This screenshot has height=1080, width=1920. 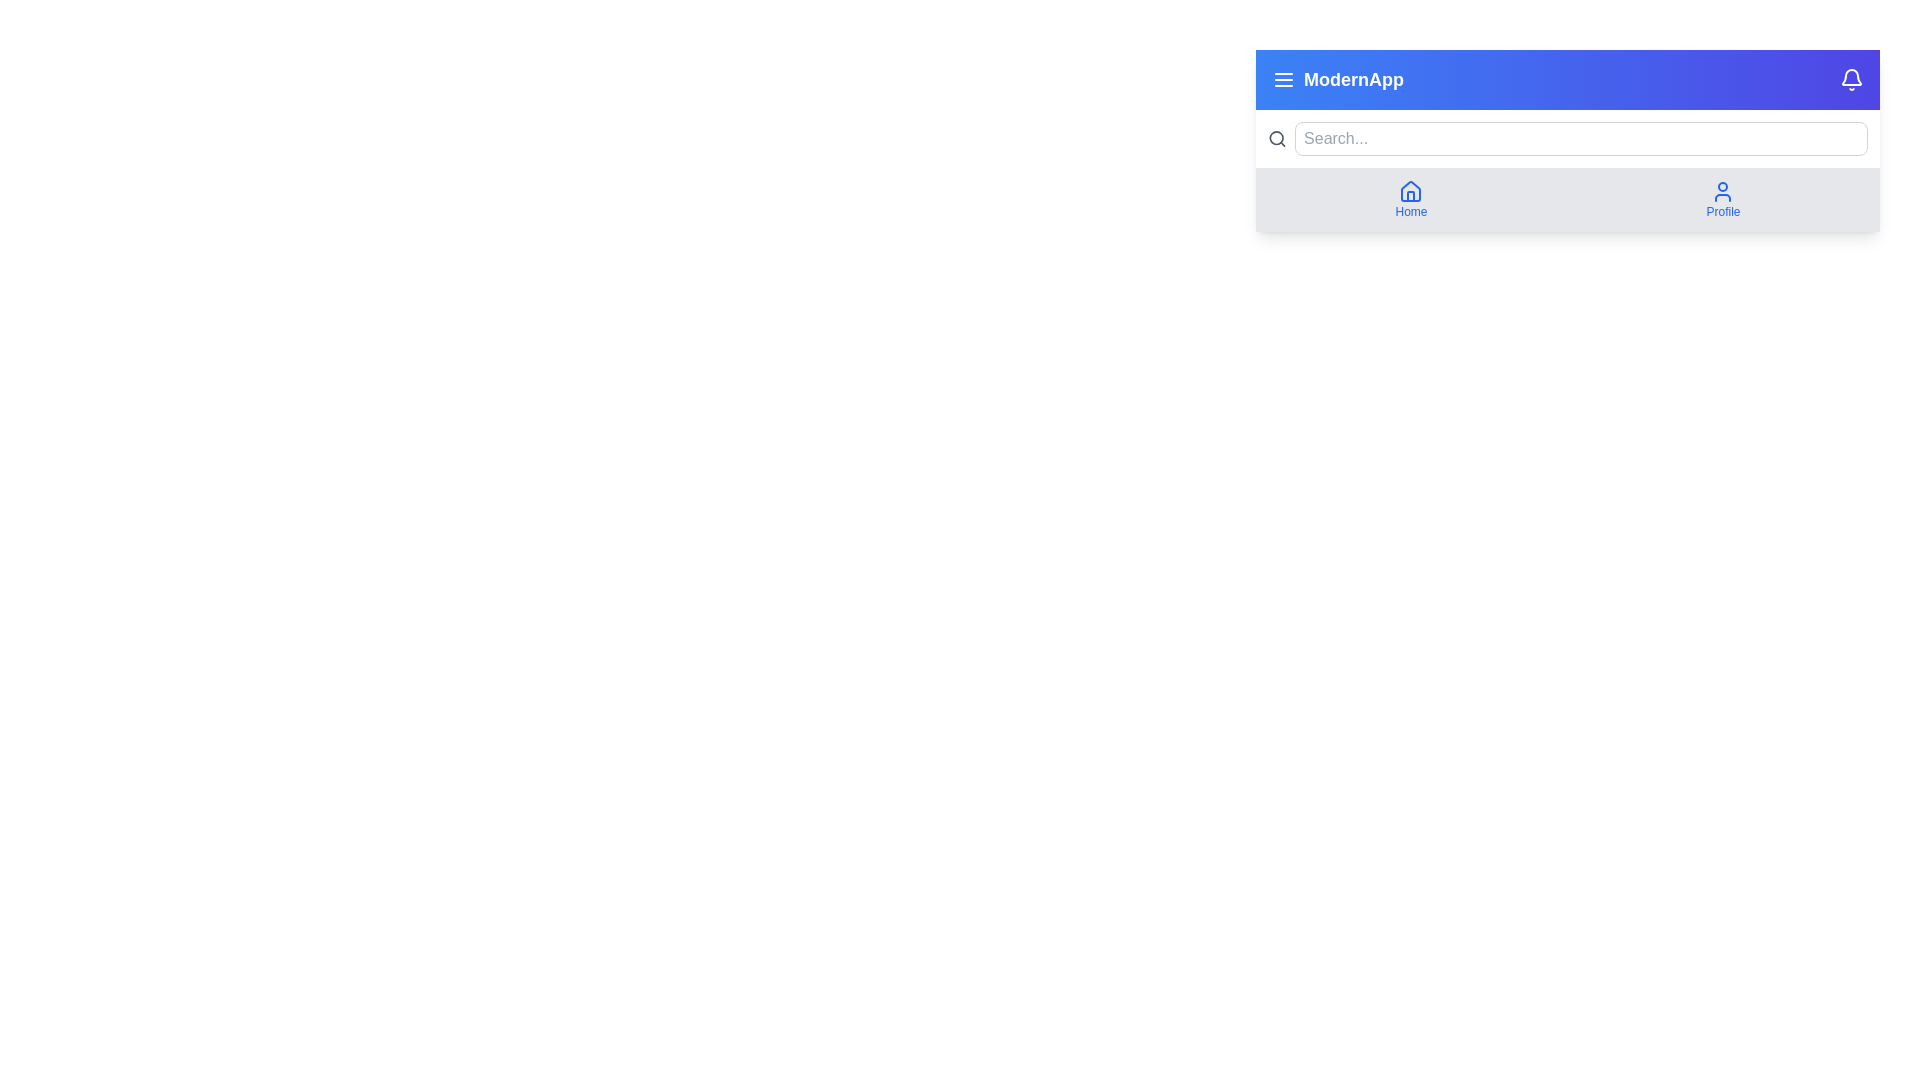 I want to click on the hamburger menu icon located at the far left of the application header, before the text 'ModernApp', so click(x=1283, y=79).